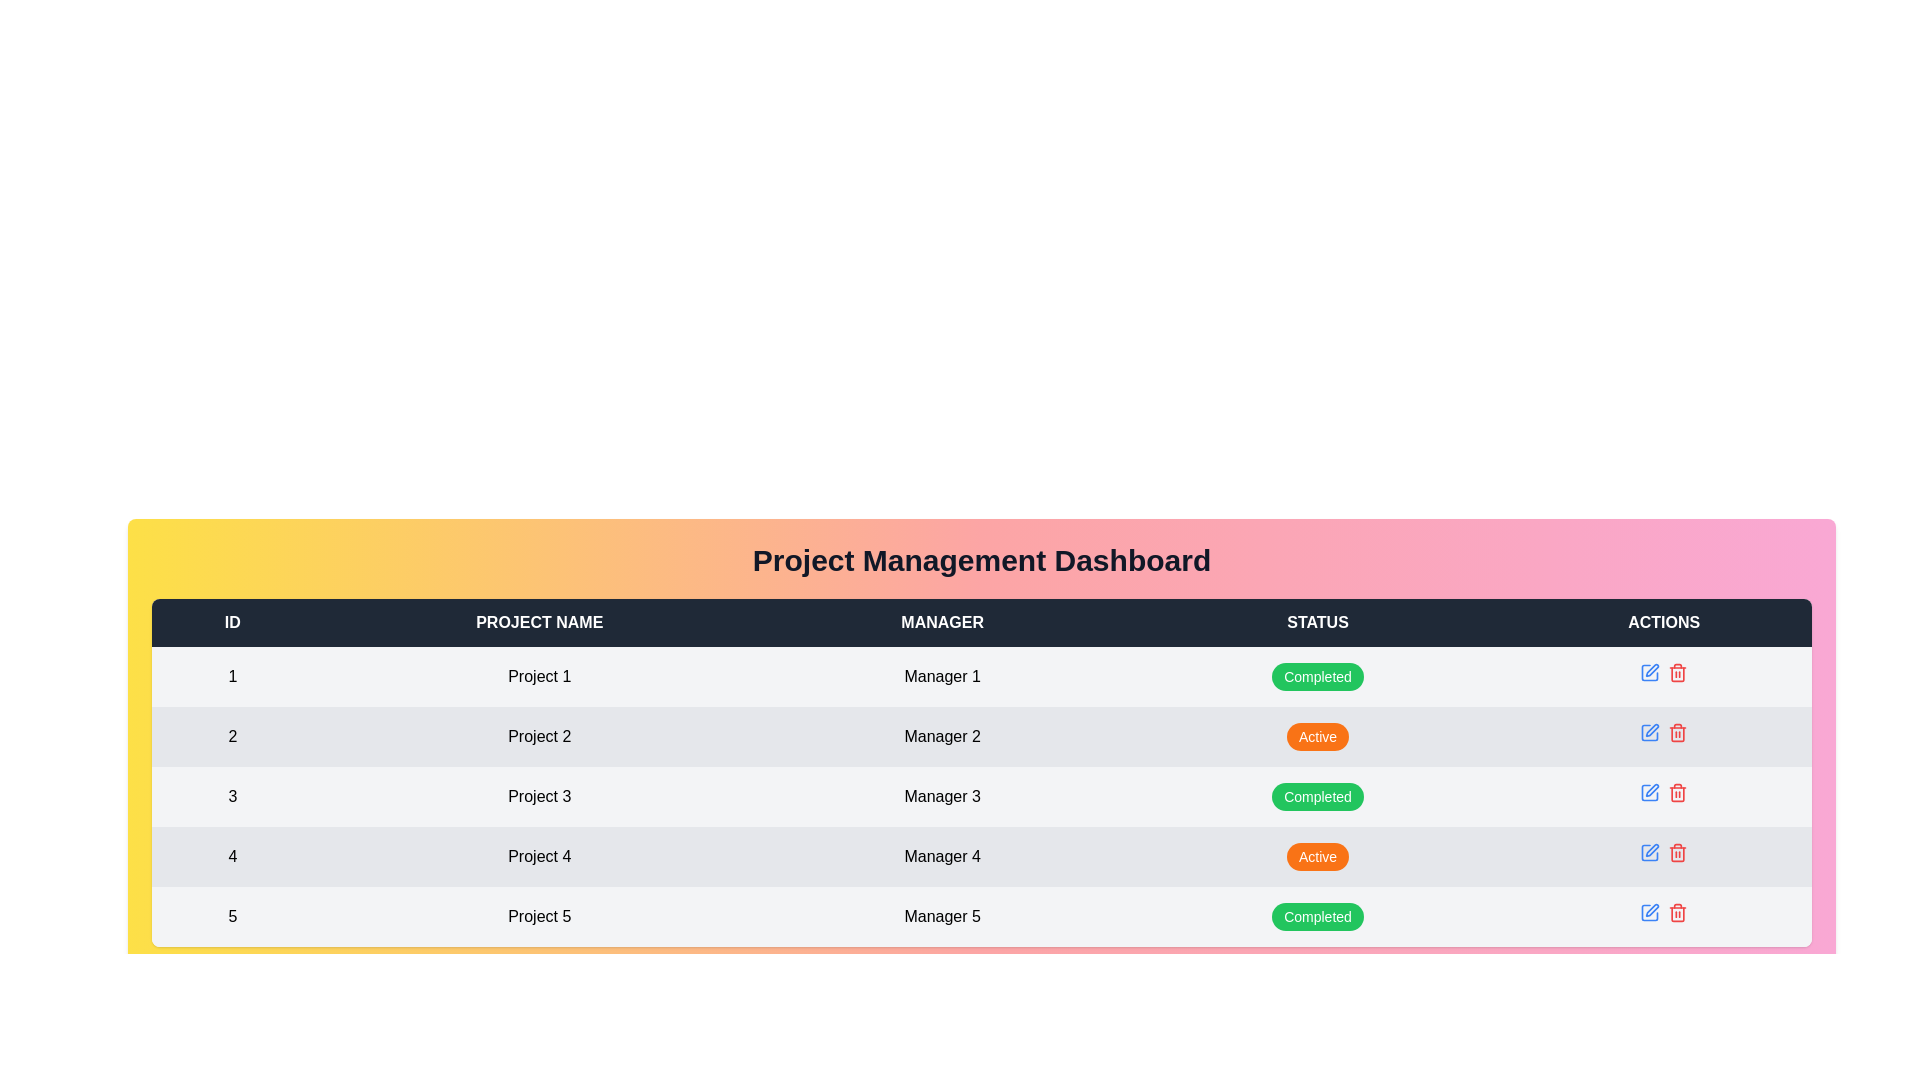  I want to click on the 'Completed' status label in the STATUS column for Project 5, so click(1318, 917).